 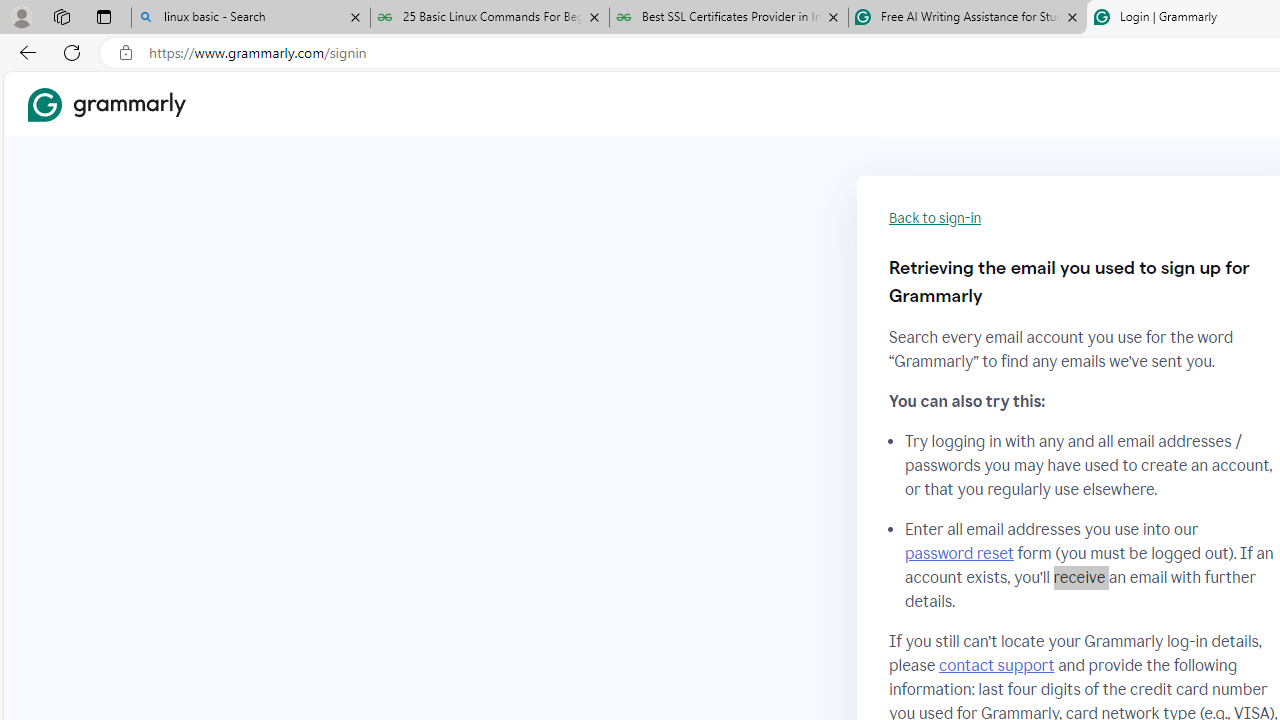 I want to click on 'contact support', so click(x=997, y=665).